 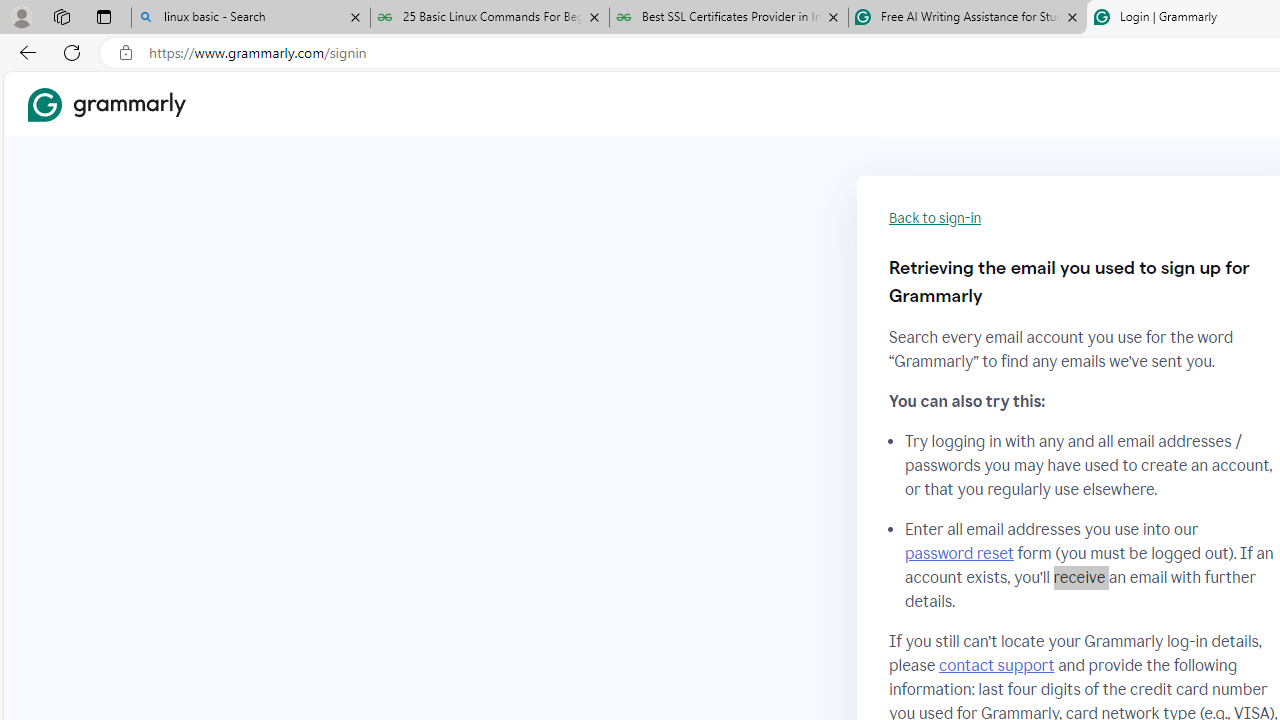 I want to click on 'contact support', so click(x=997, y=665).